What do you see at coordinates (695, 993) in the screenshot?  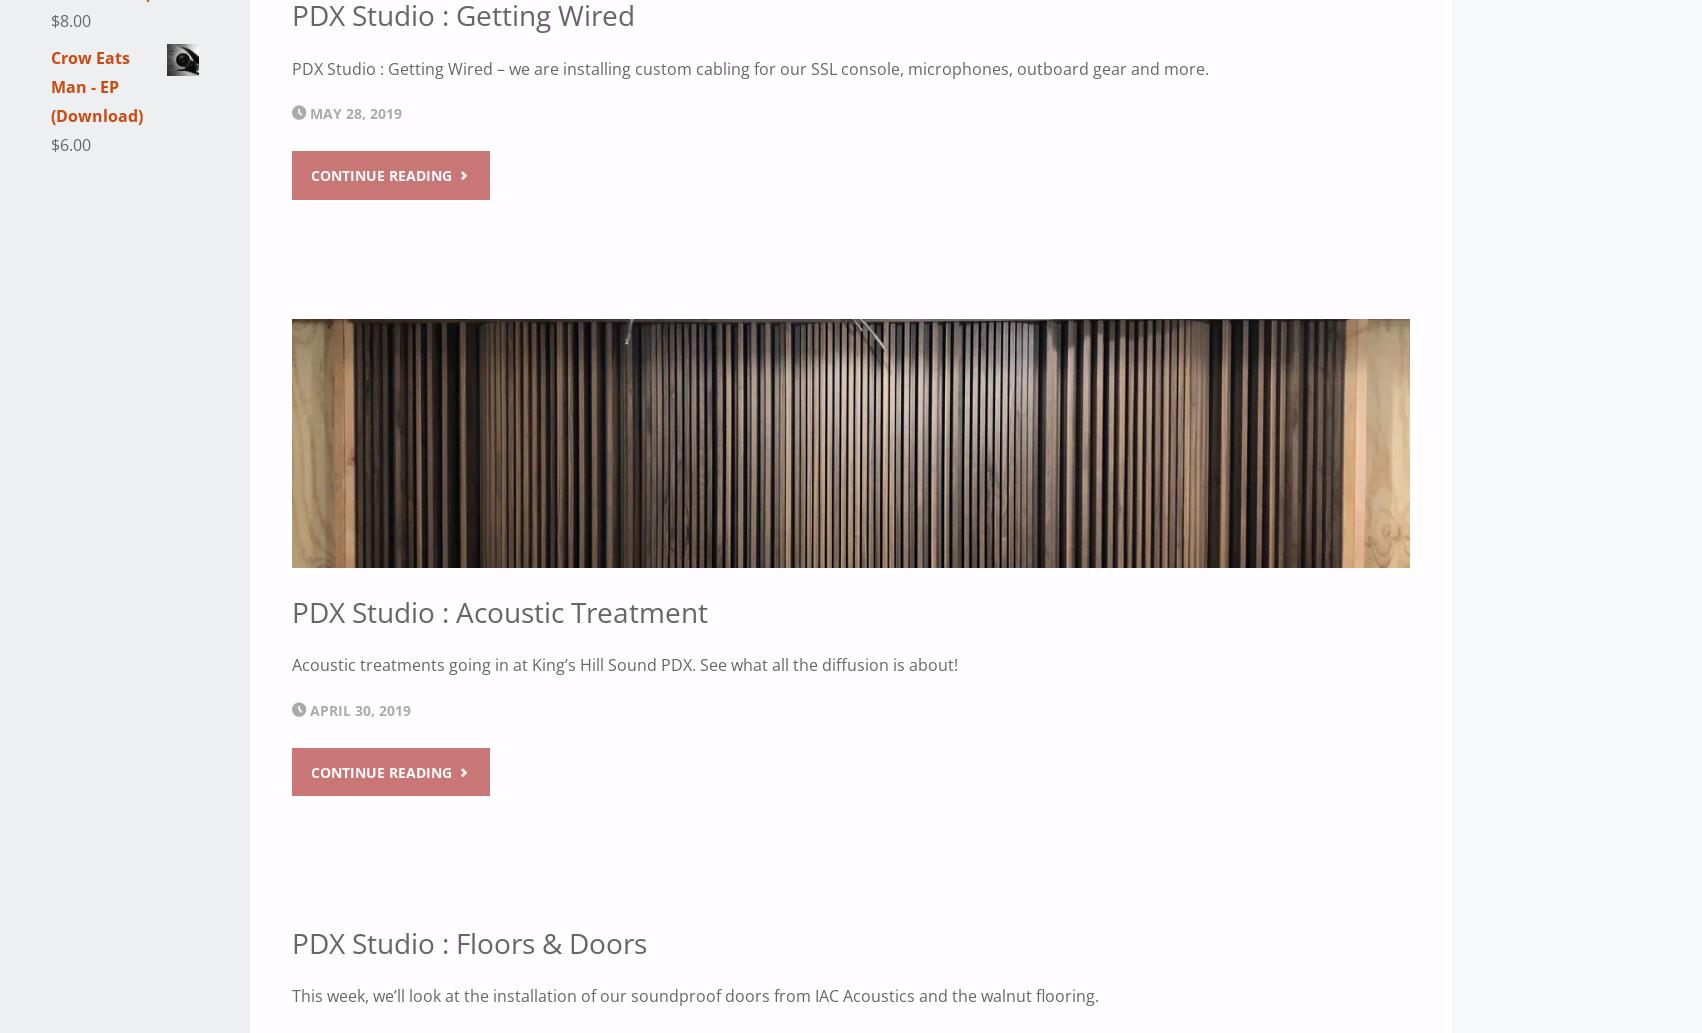 I see `'This week, we’ll look at the installation of our soundproof doors from IAC Acoustics and the walnut flooring.'` at bounding box center [695, 993].